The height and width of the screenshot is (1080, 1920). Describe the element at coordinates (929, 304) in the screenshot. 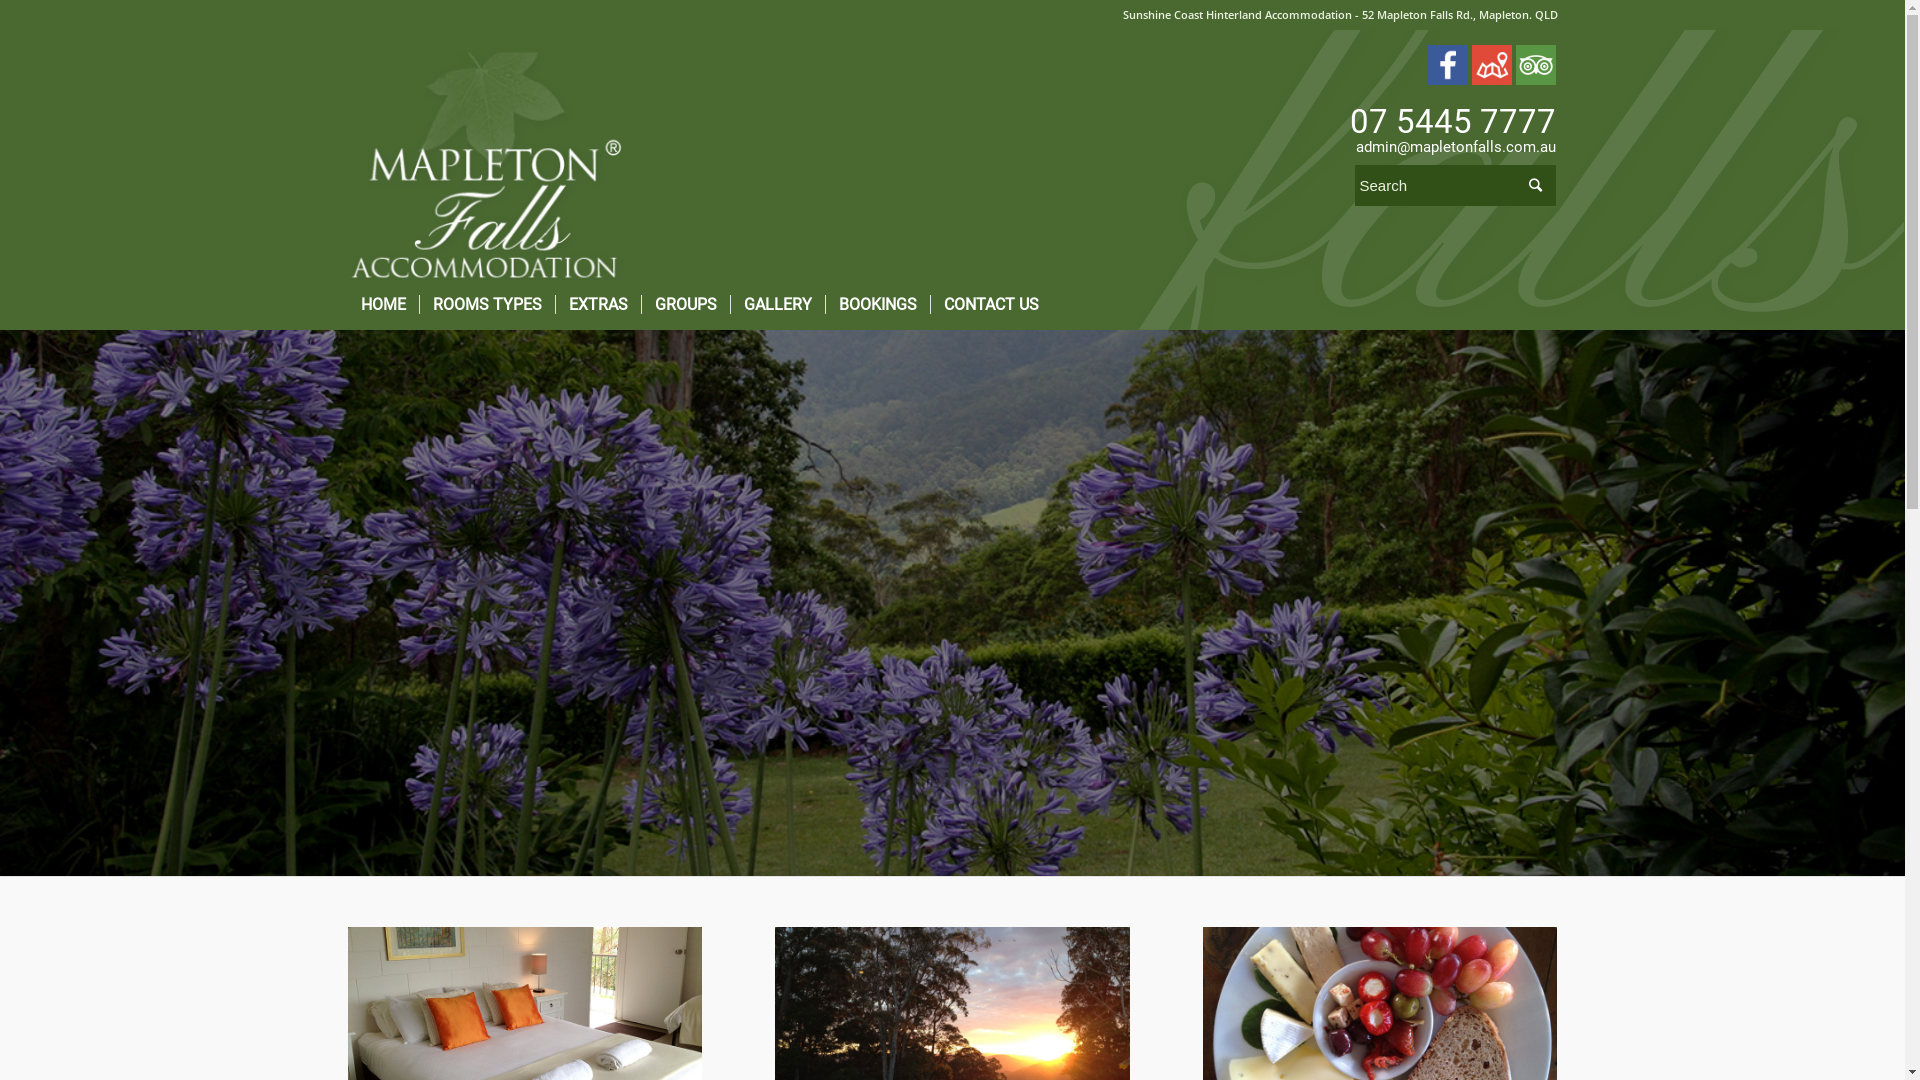

I see `'CONTACT US'` at that location.